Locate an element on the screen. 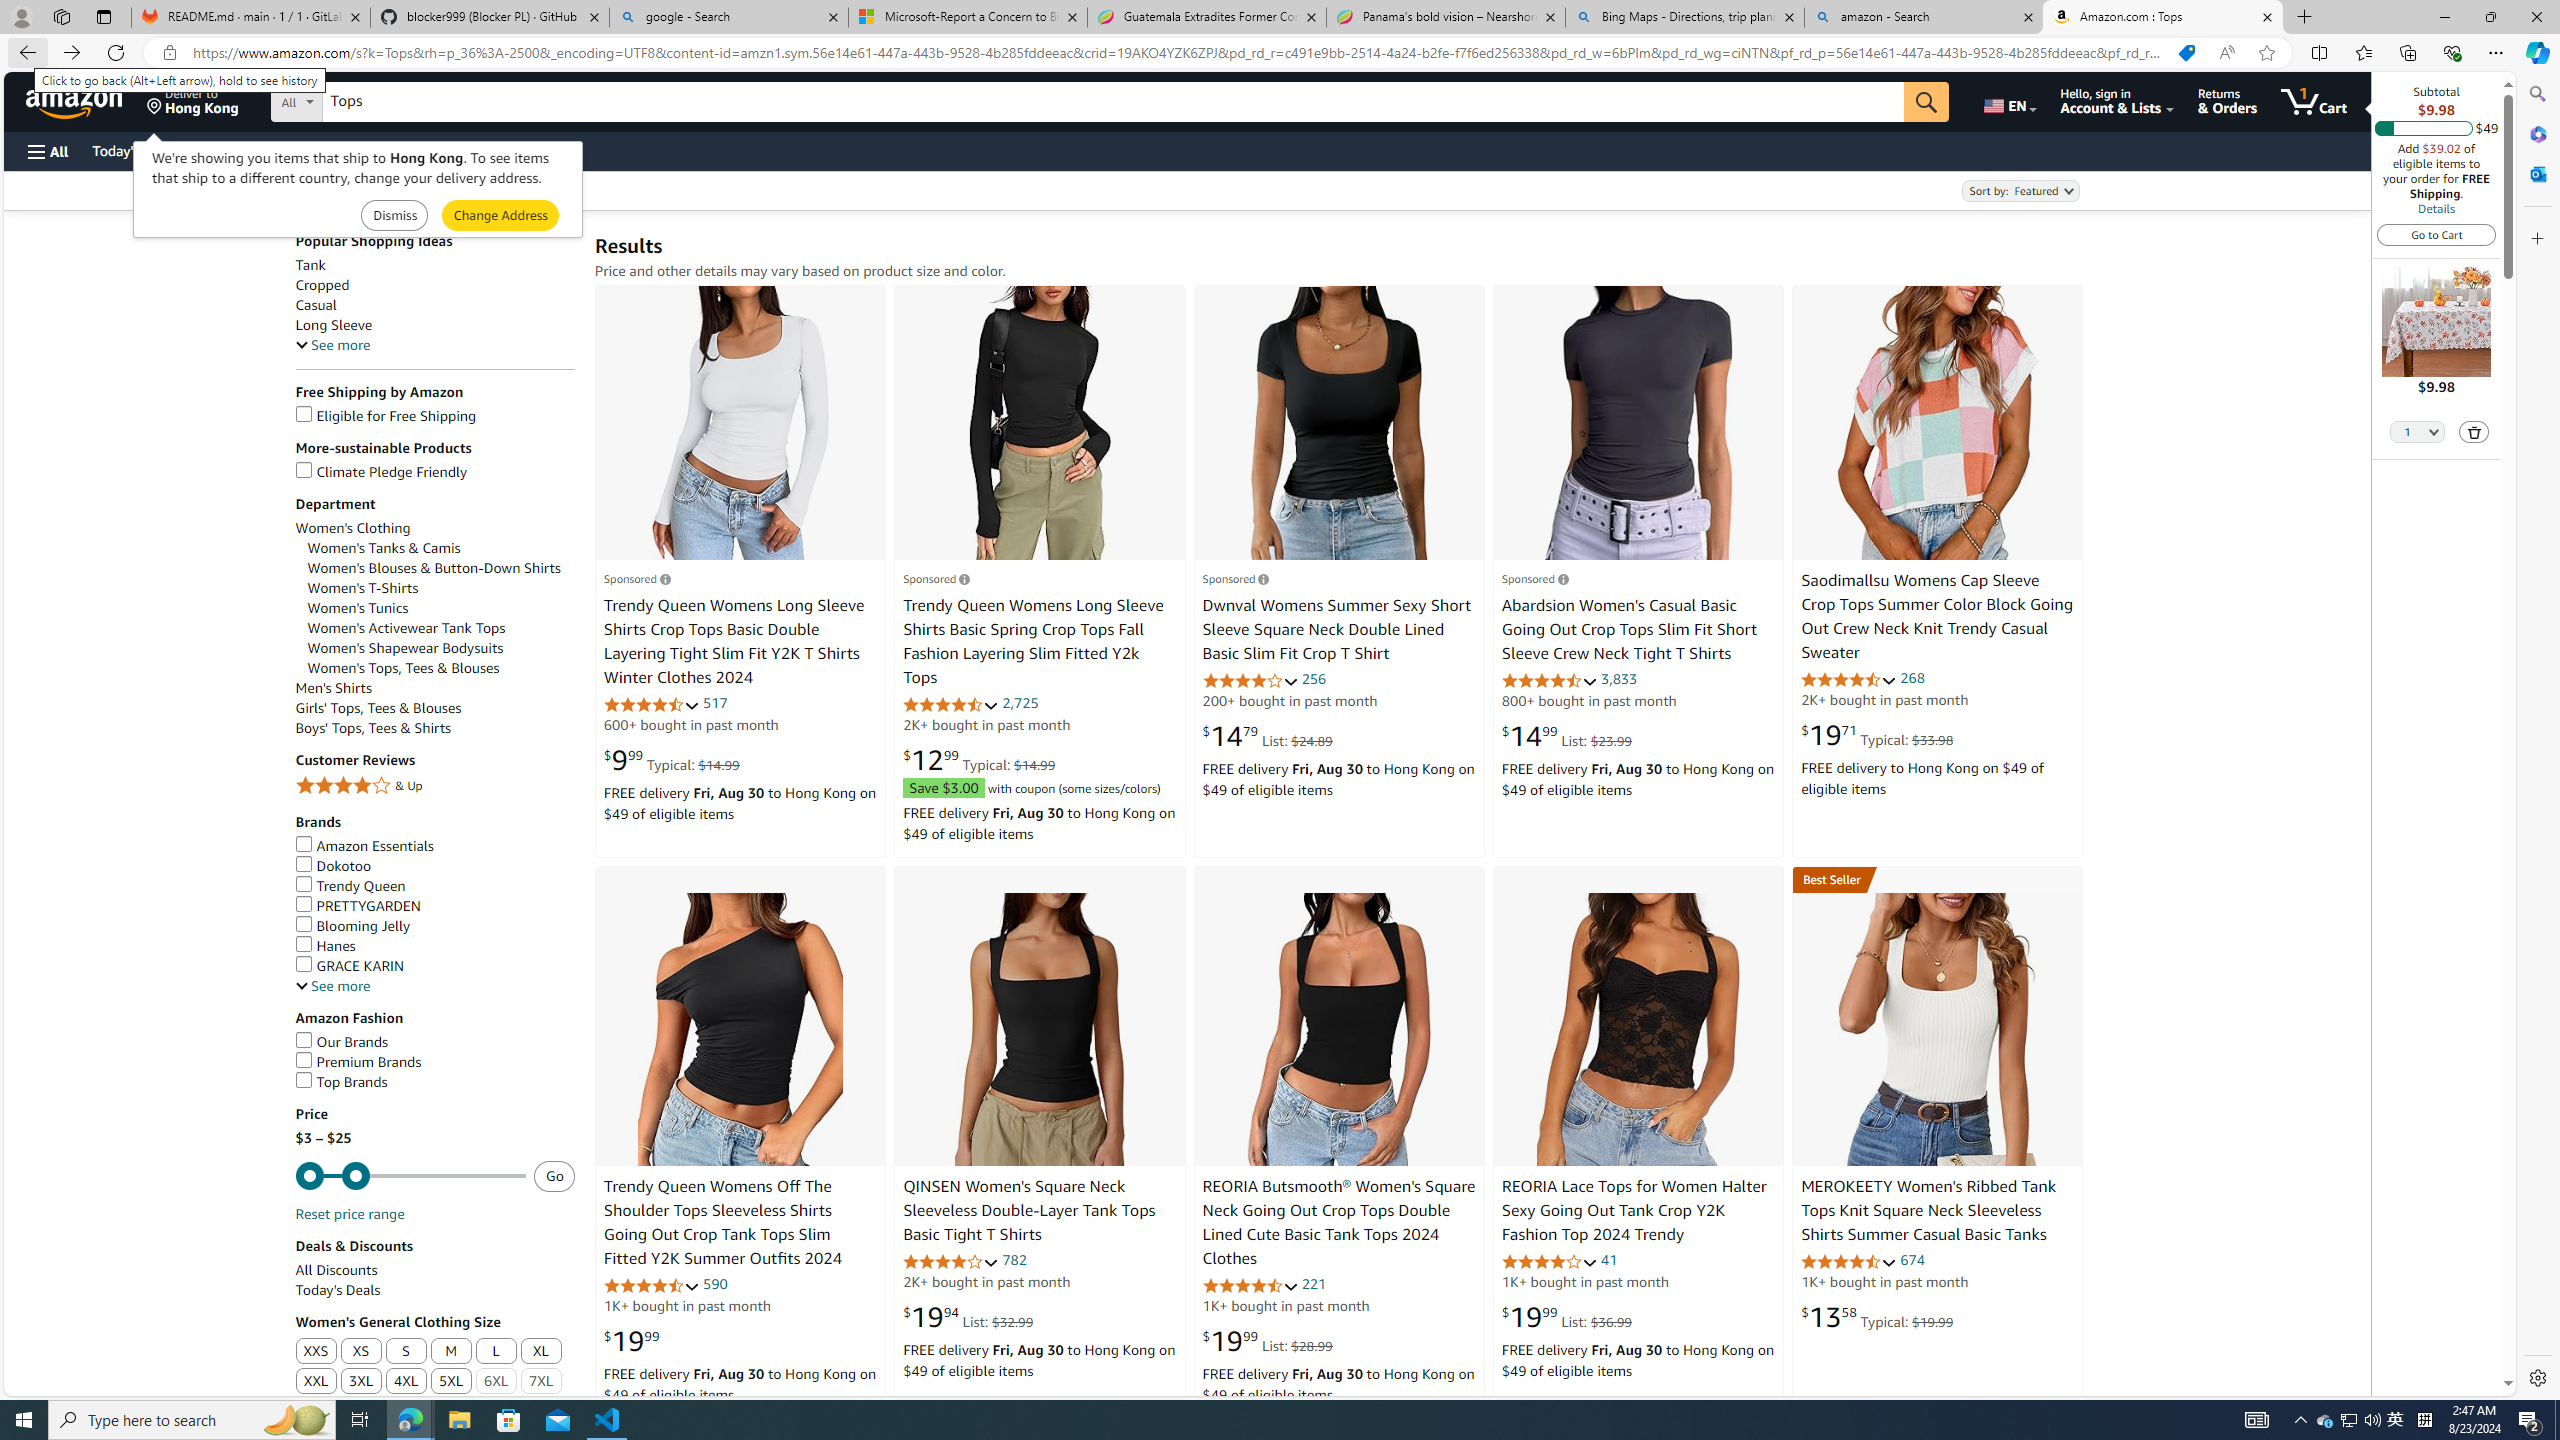 The image size is (2560, 1440). 'Amazon Essentials' is located at coordinates (435, 846).